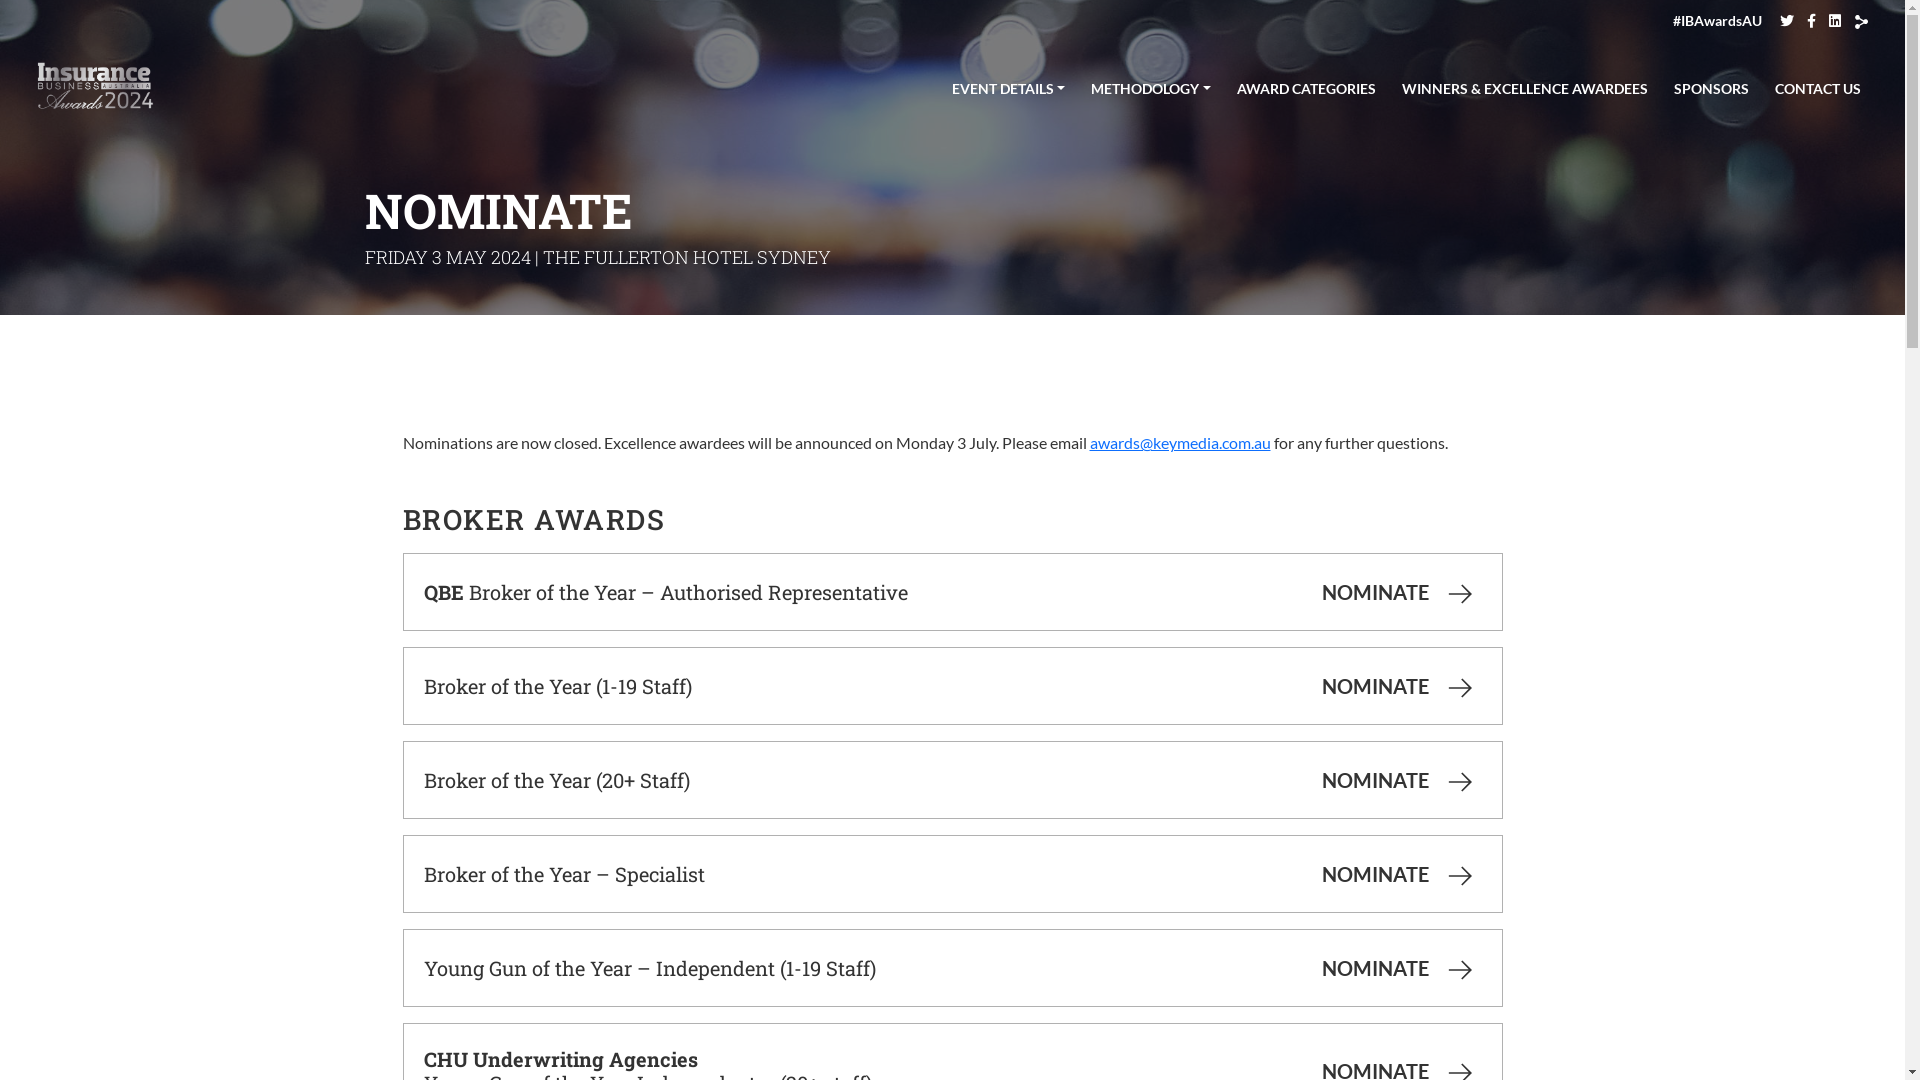 This screenshot has height=1080, width=1920. What do you see at coordinates (1524, 84) in the screenshot?
I see `'WINNERS & EXCELLENCE AWARDEES'` at bounding box center [1524, 84].